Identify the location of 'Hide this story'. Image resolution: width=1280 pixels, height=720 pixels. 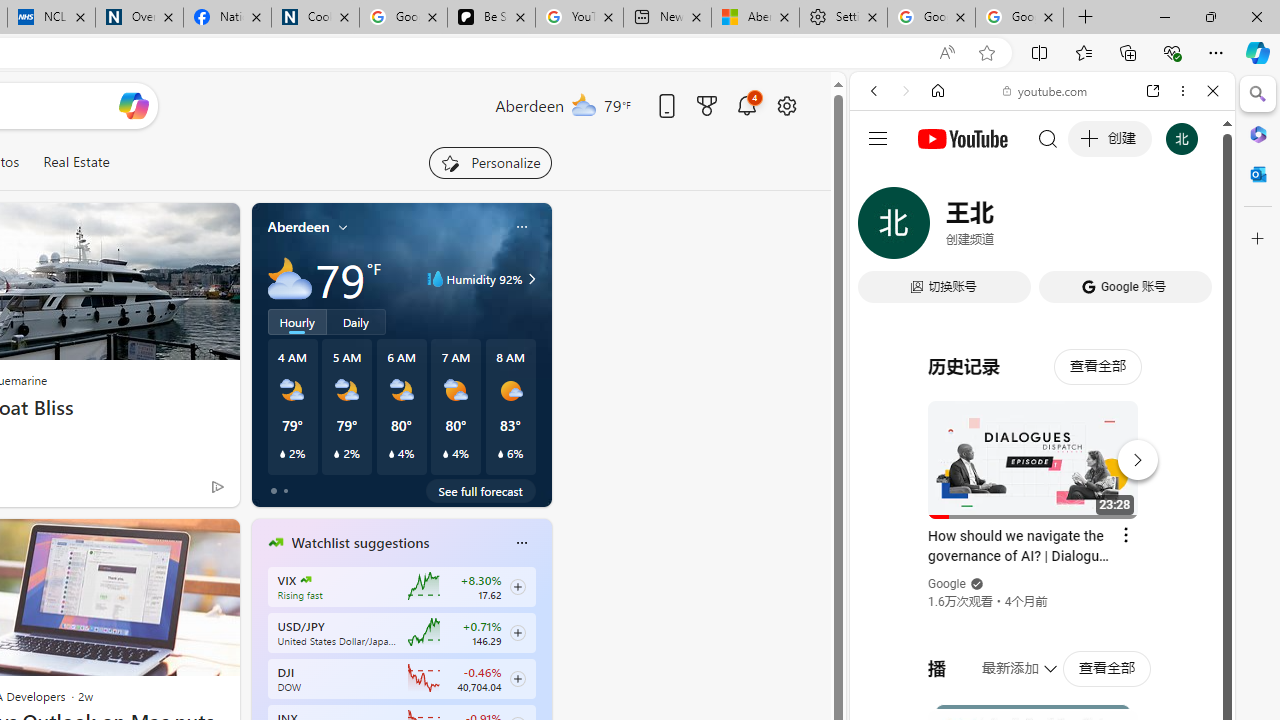
(179, 542).